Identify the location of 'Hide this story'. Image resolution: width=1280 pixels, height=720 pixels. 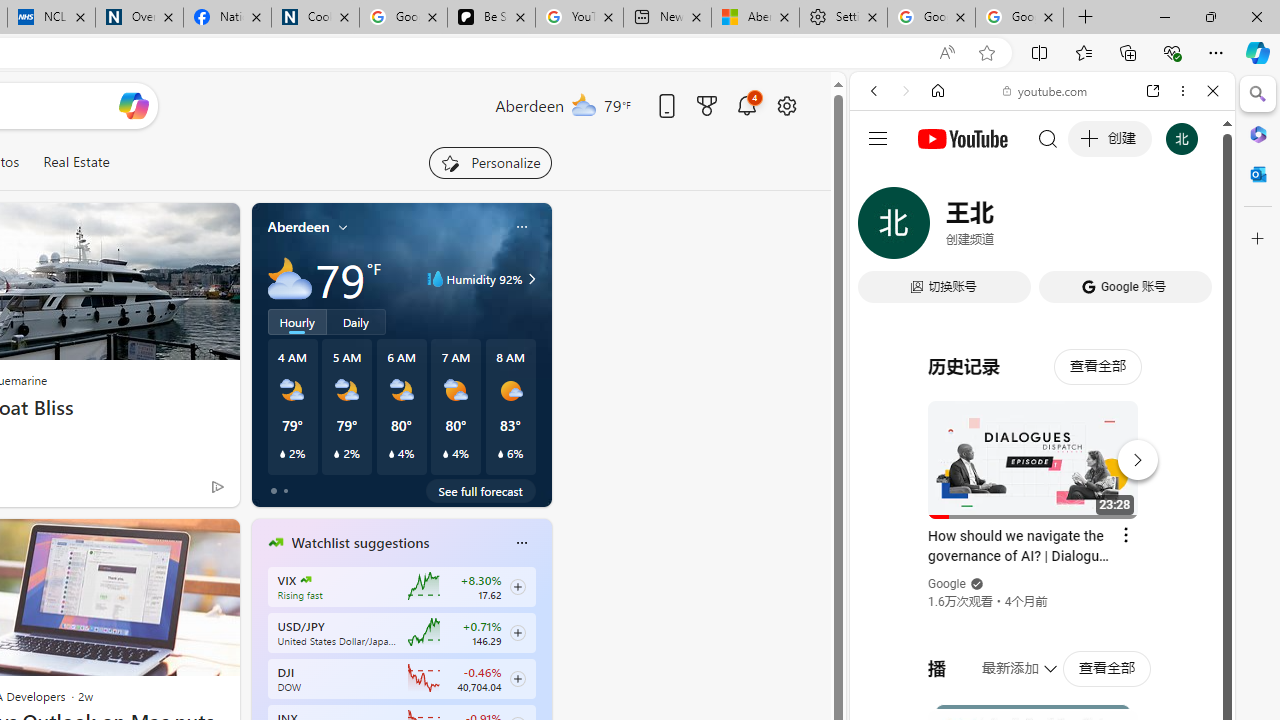
(179, 542).